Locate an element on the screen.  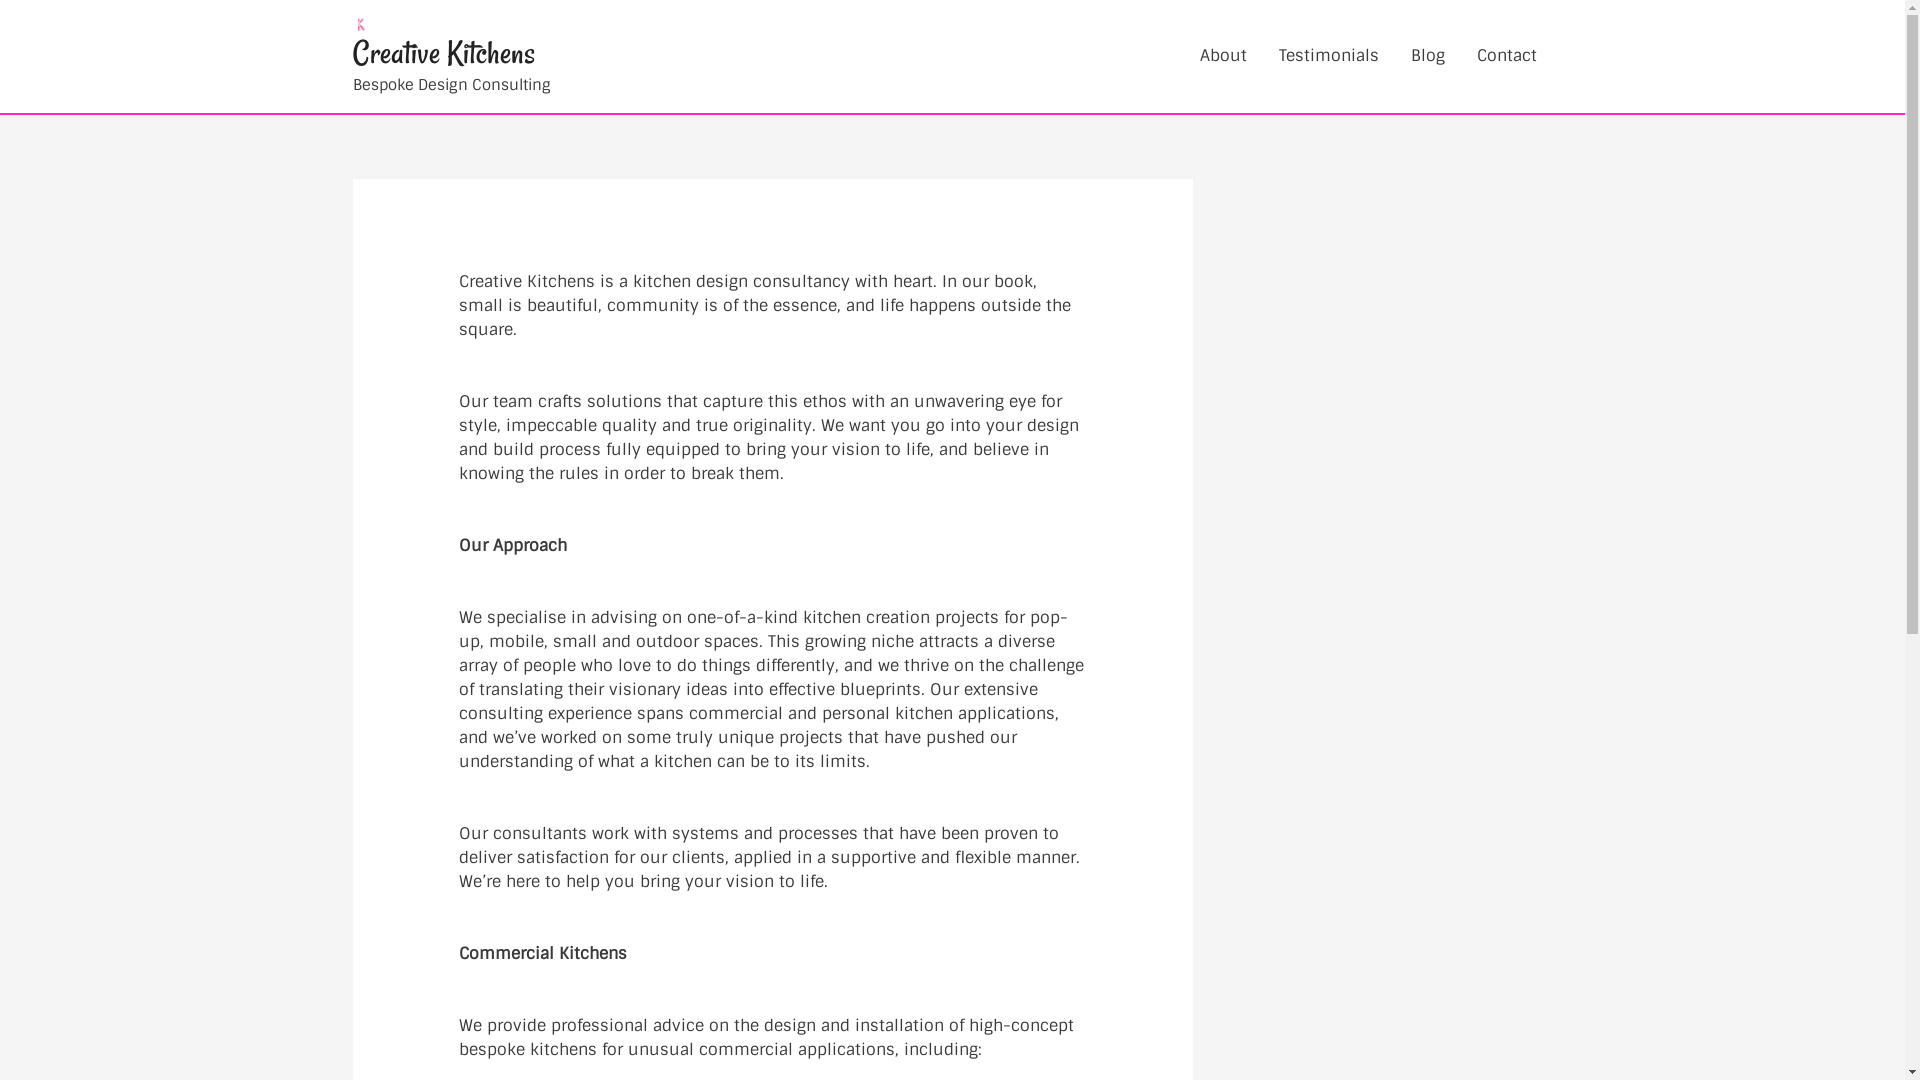
'Testimonials' is located at coordinates (1328, 55).